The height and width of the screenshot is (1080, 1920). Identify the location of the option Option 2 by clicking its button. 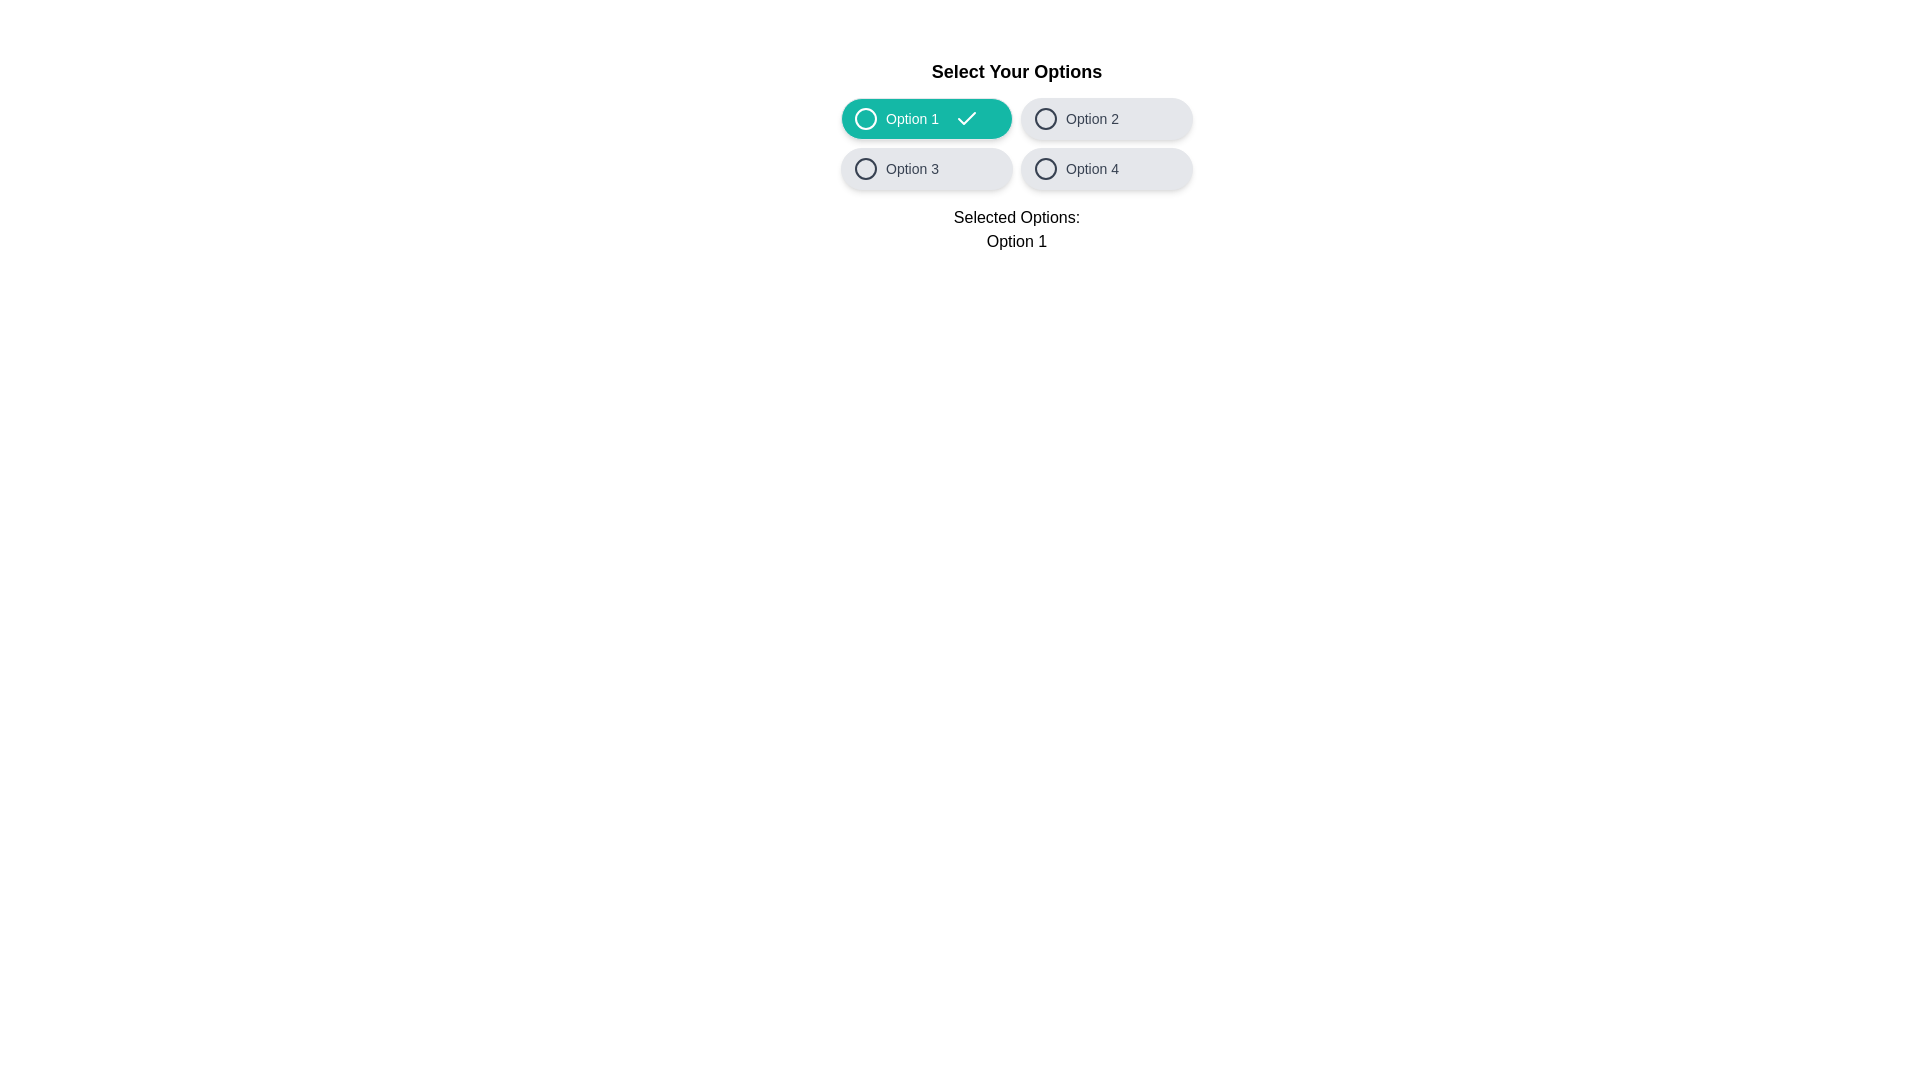
(1106, 119).